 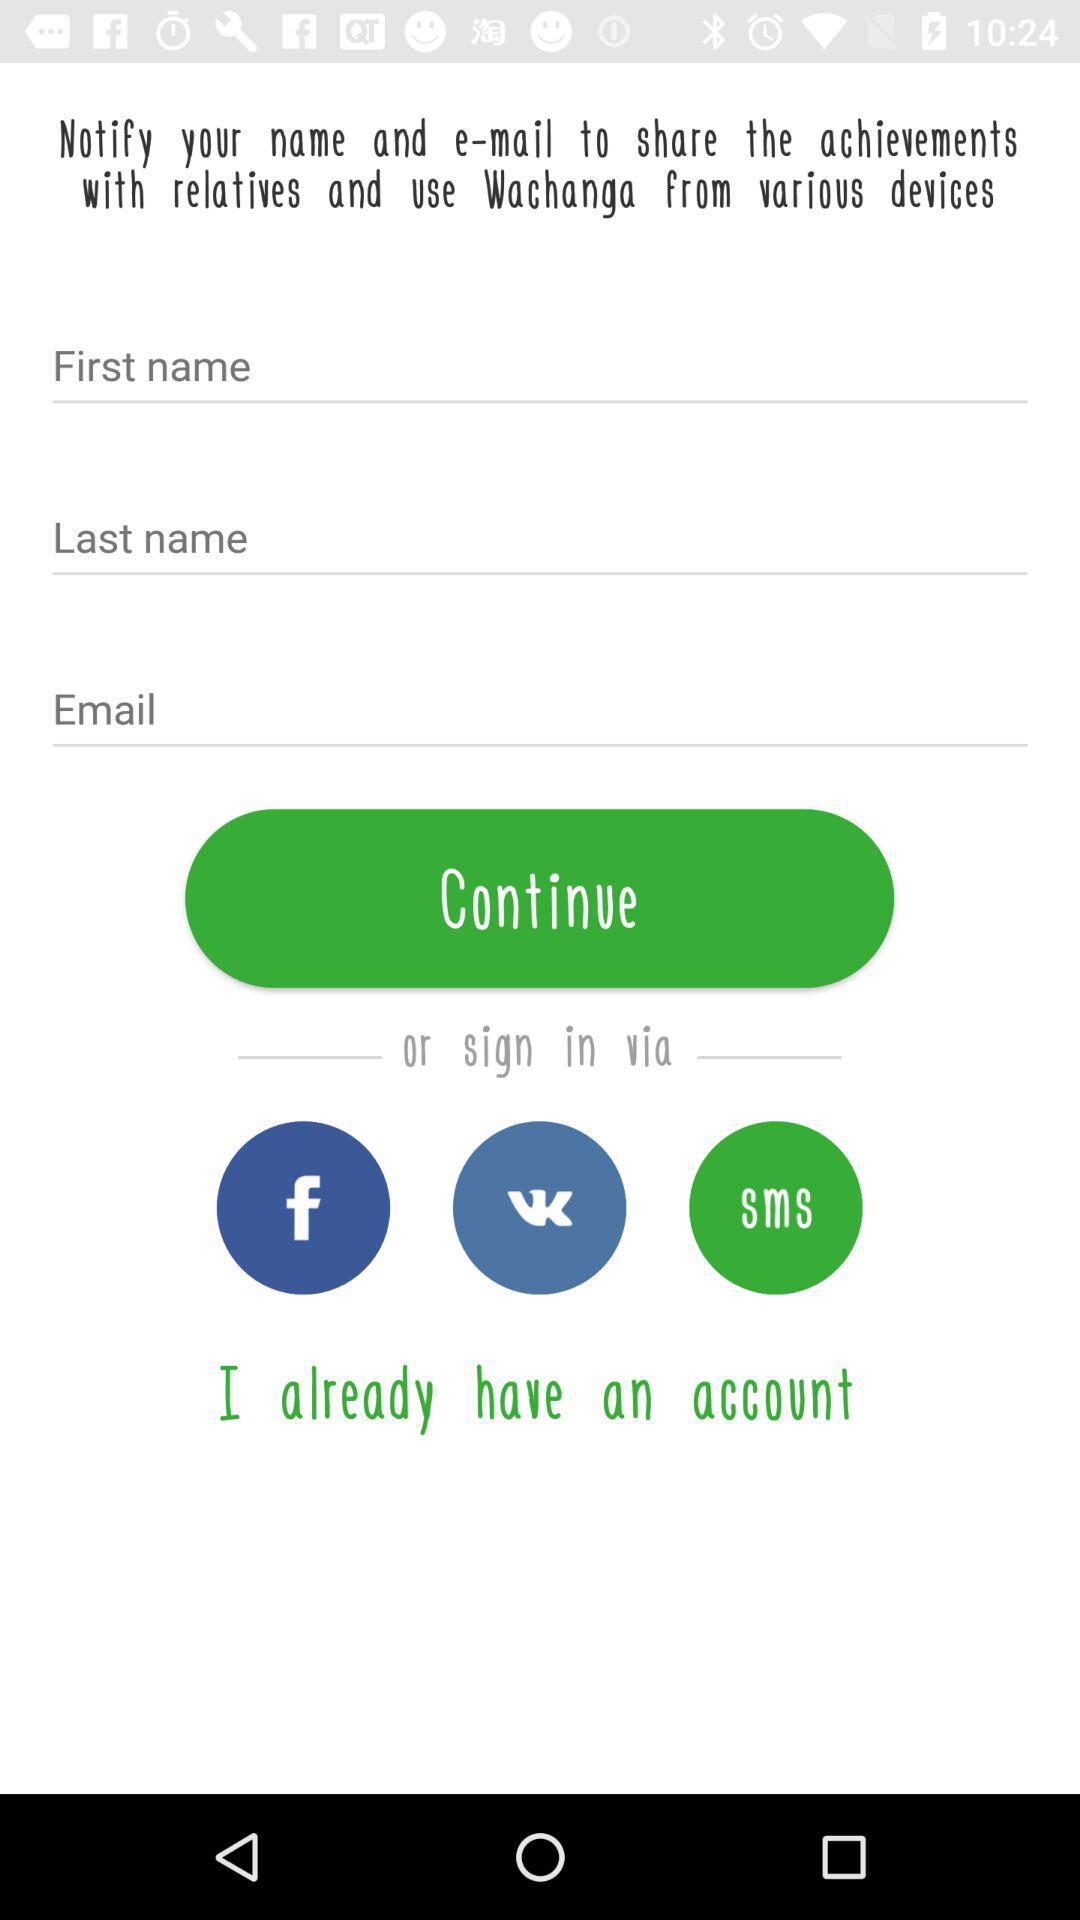 What do you see at coordinates (774, 1206) in the screenshot?
I see `sign in via text messaging` at bounding box center [774, 1206].